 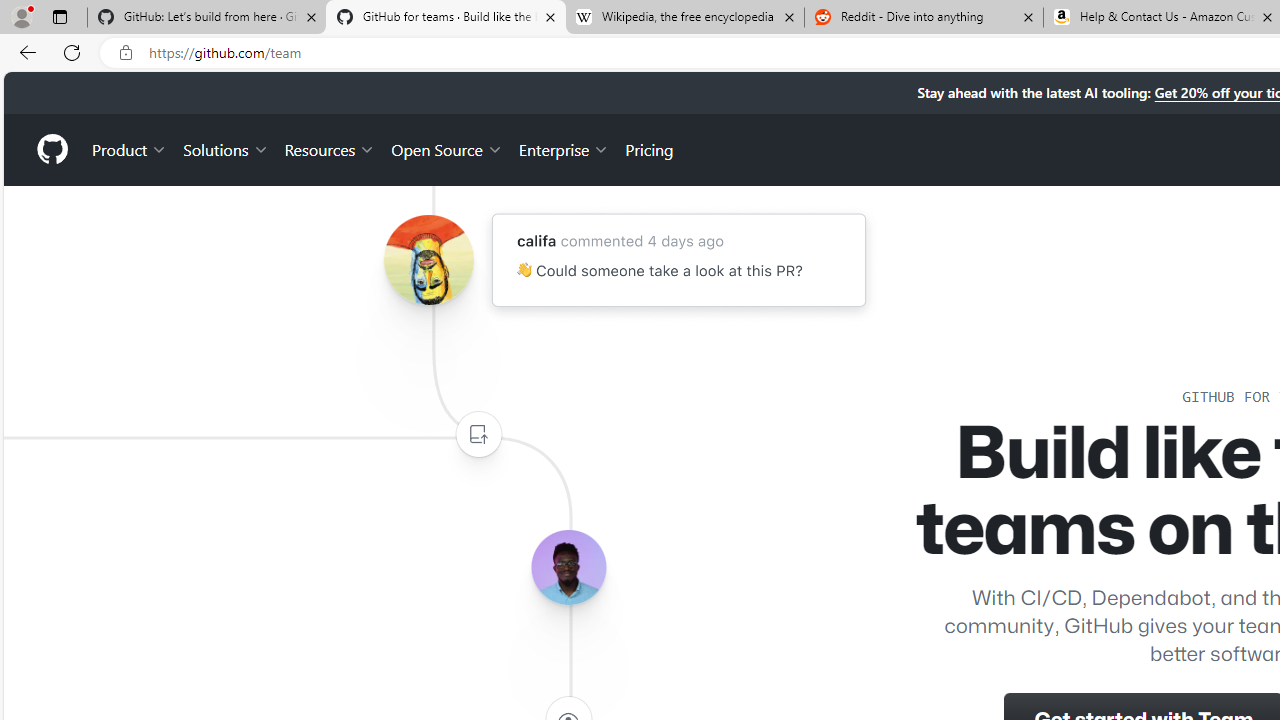 What do you see at coordinates (445, 148) in the screenshot?
I see `'Open Source'` at bounding box center [445, 148].